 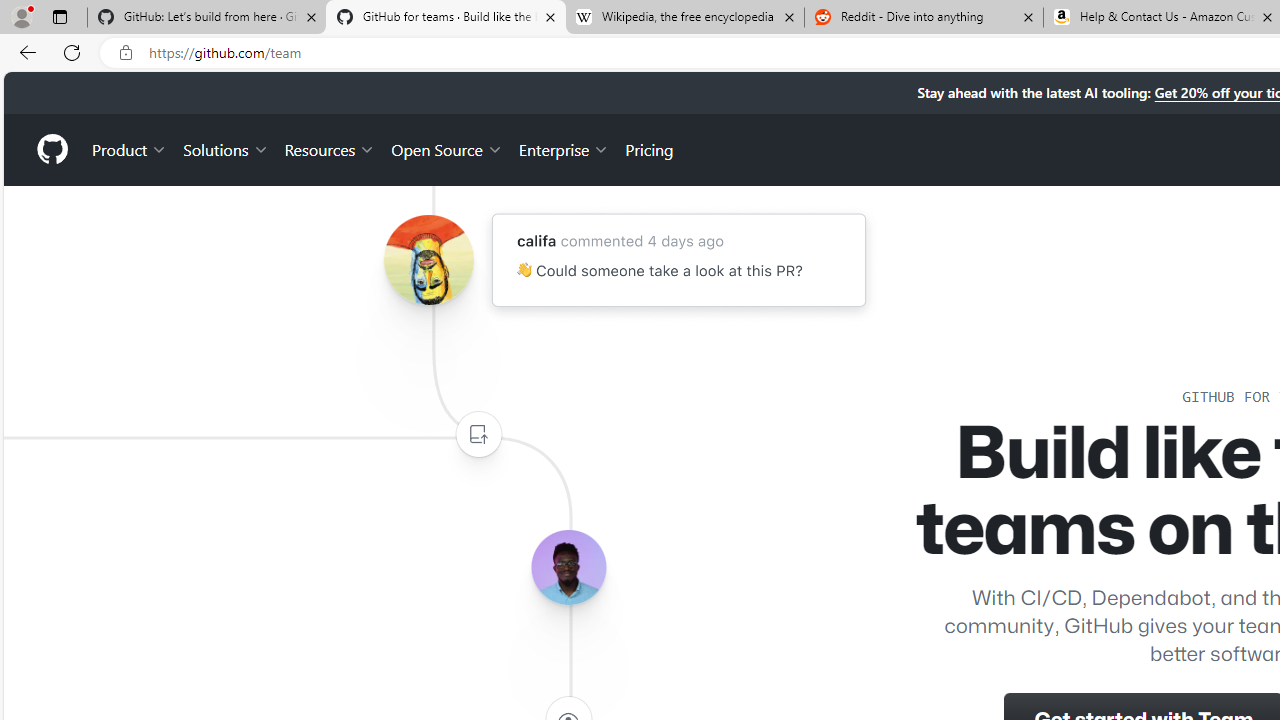 What do you see at coordinates (445, 148) in the screenshot?
I see `'Open Source'` at bounding box center [445, 148].